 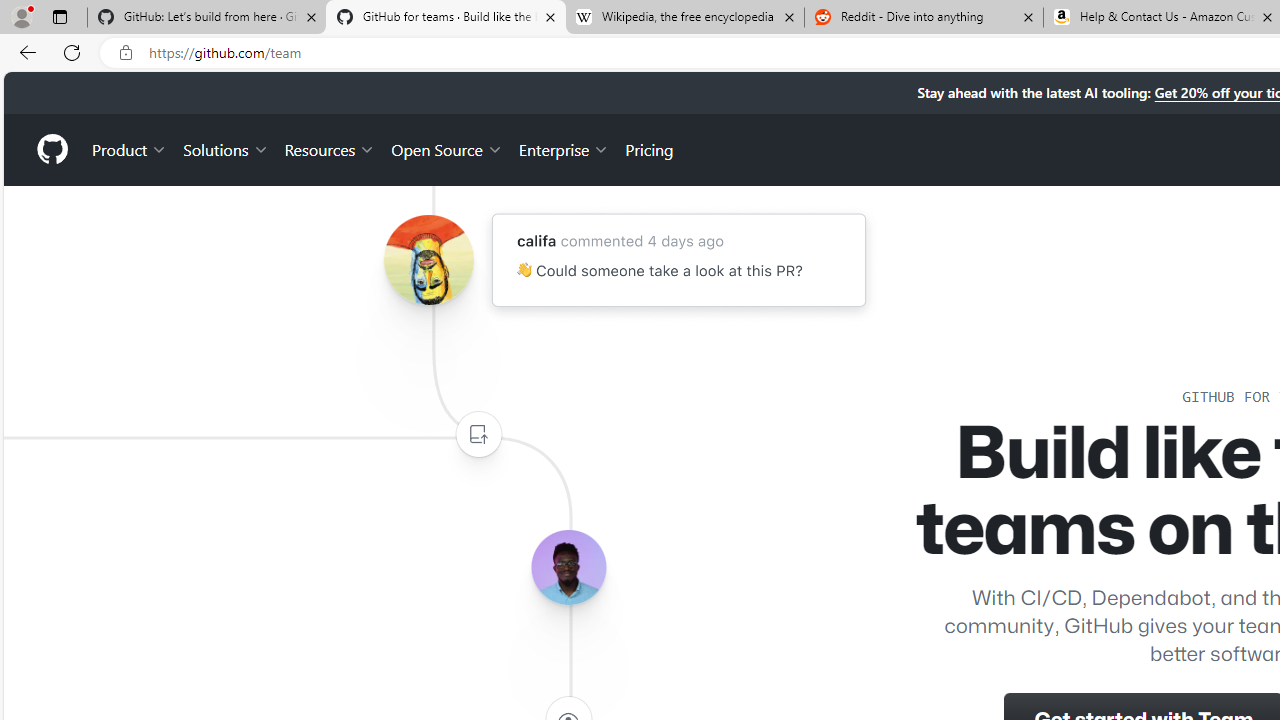 What do you see at coordinates (445, 148) in the screenshot?
I see `'Open Source'` at bounding box center [445, 148].